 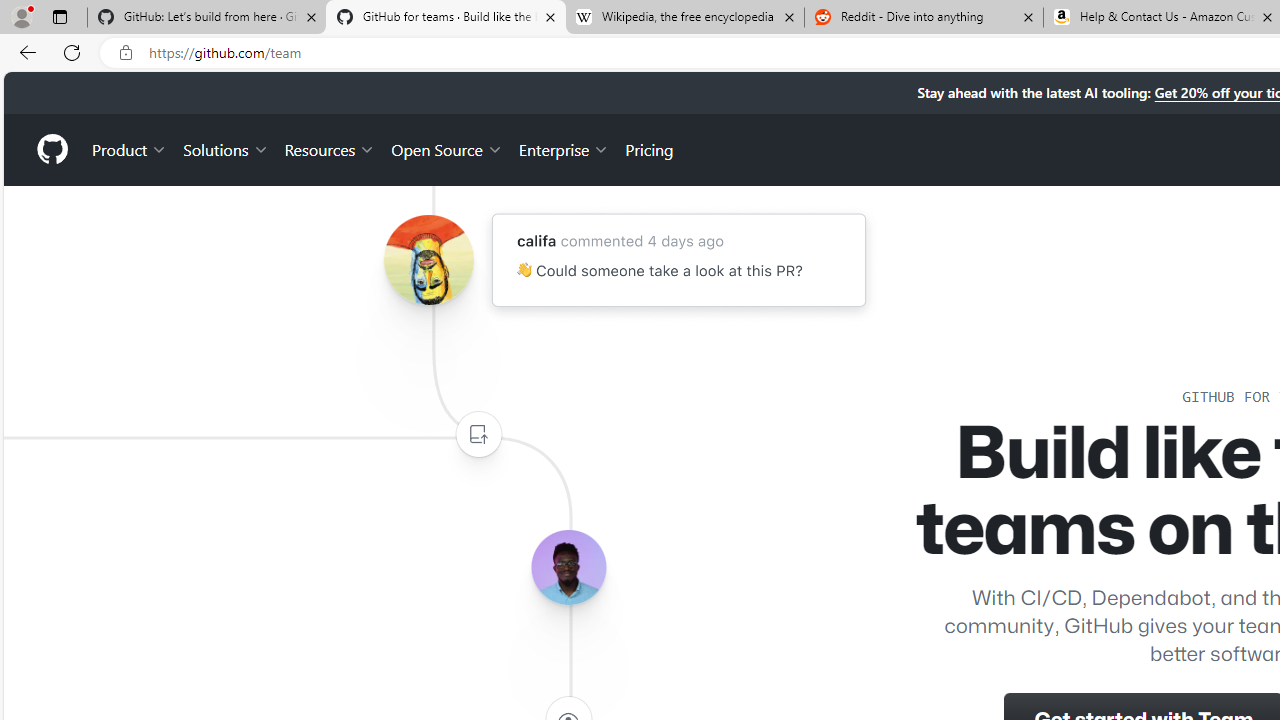 What do you see at coordinates (445, 148) in the screenshot?
I see `'Open Source'` at bounding box center [445, 148].